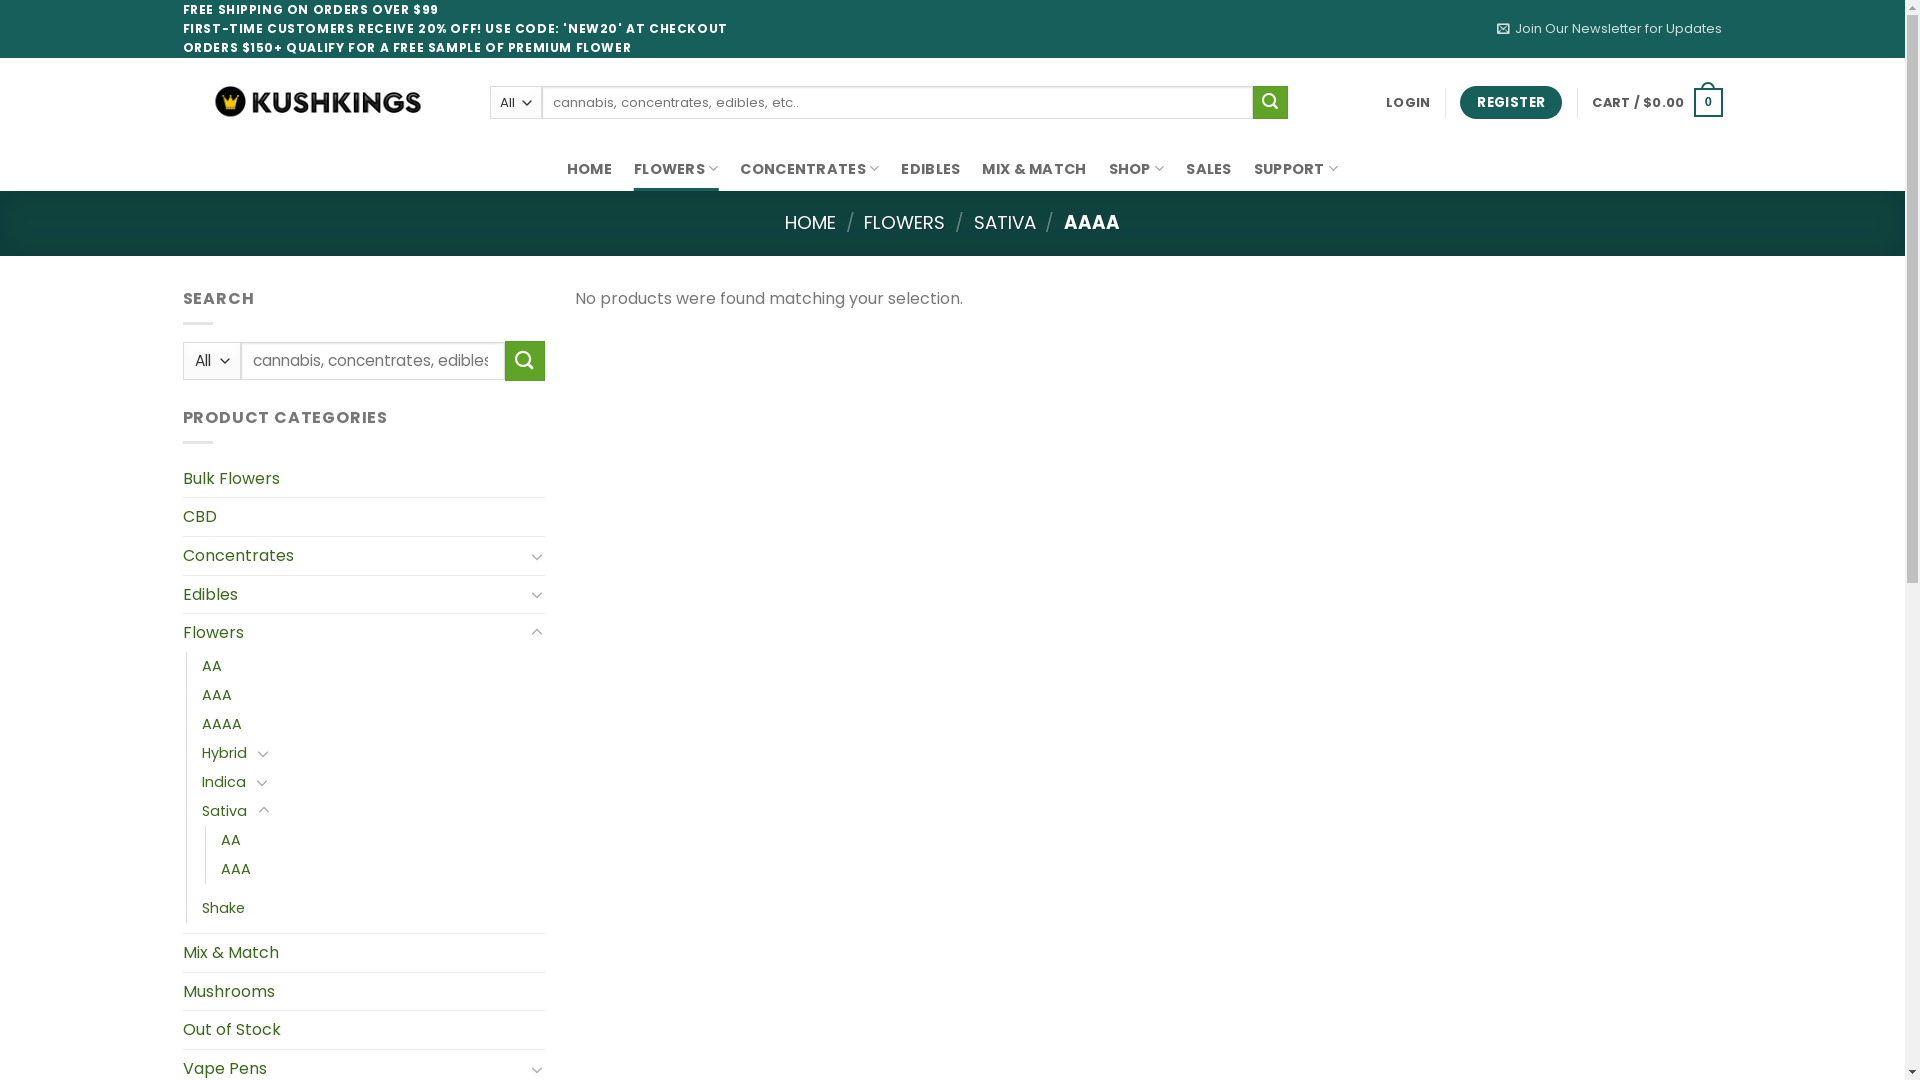  I want to click on 'CART / $0.00, so click(1656, 103).